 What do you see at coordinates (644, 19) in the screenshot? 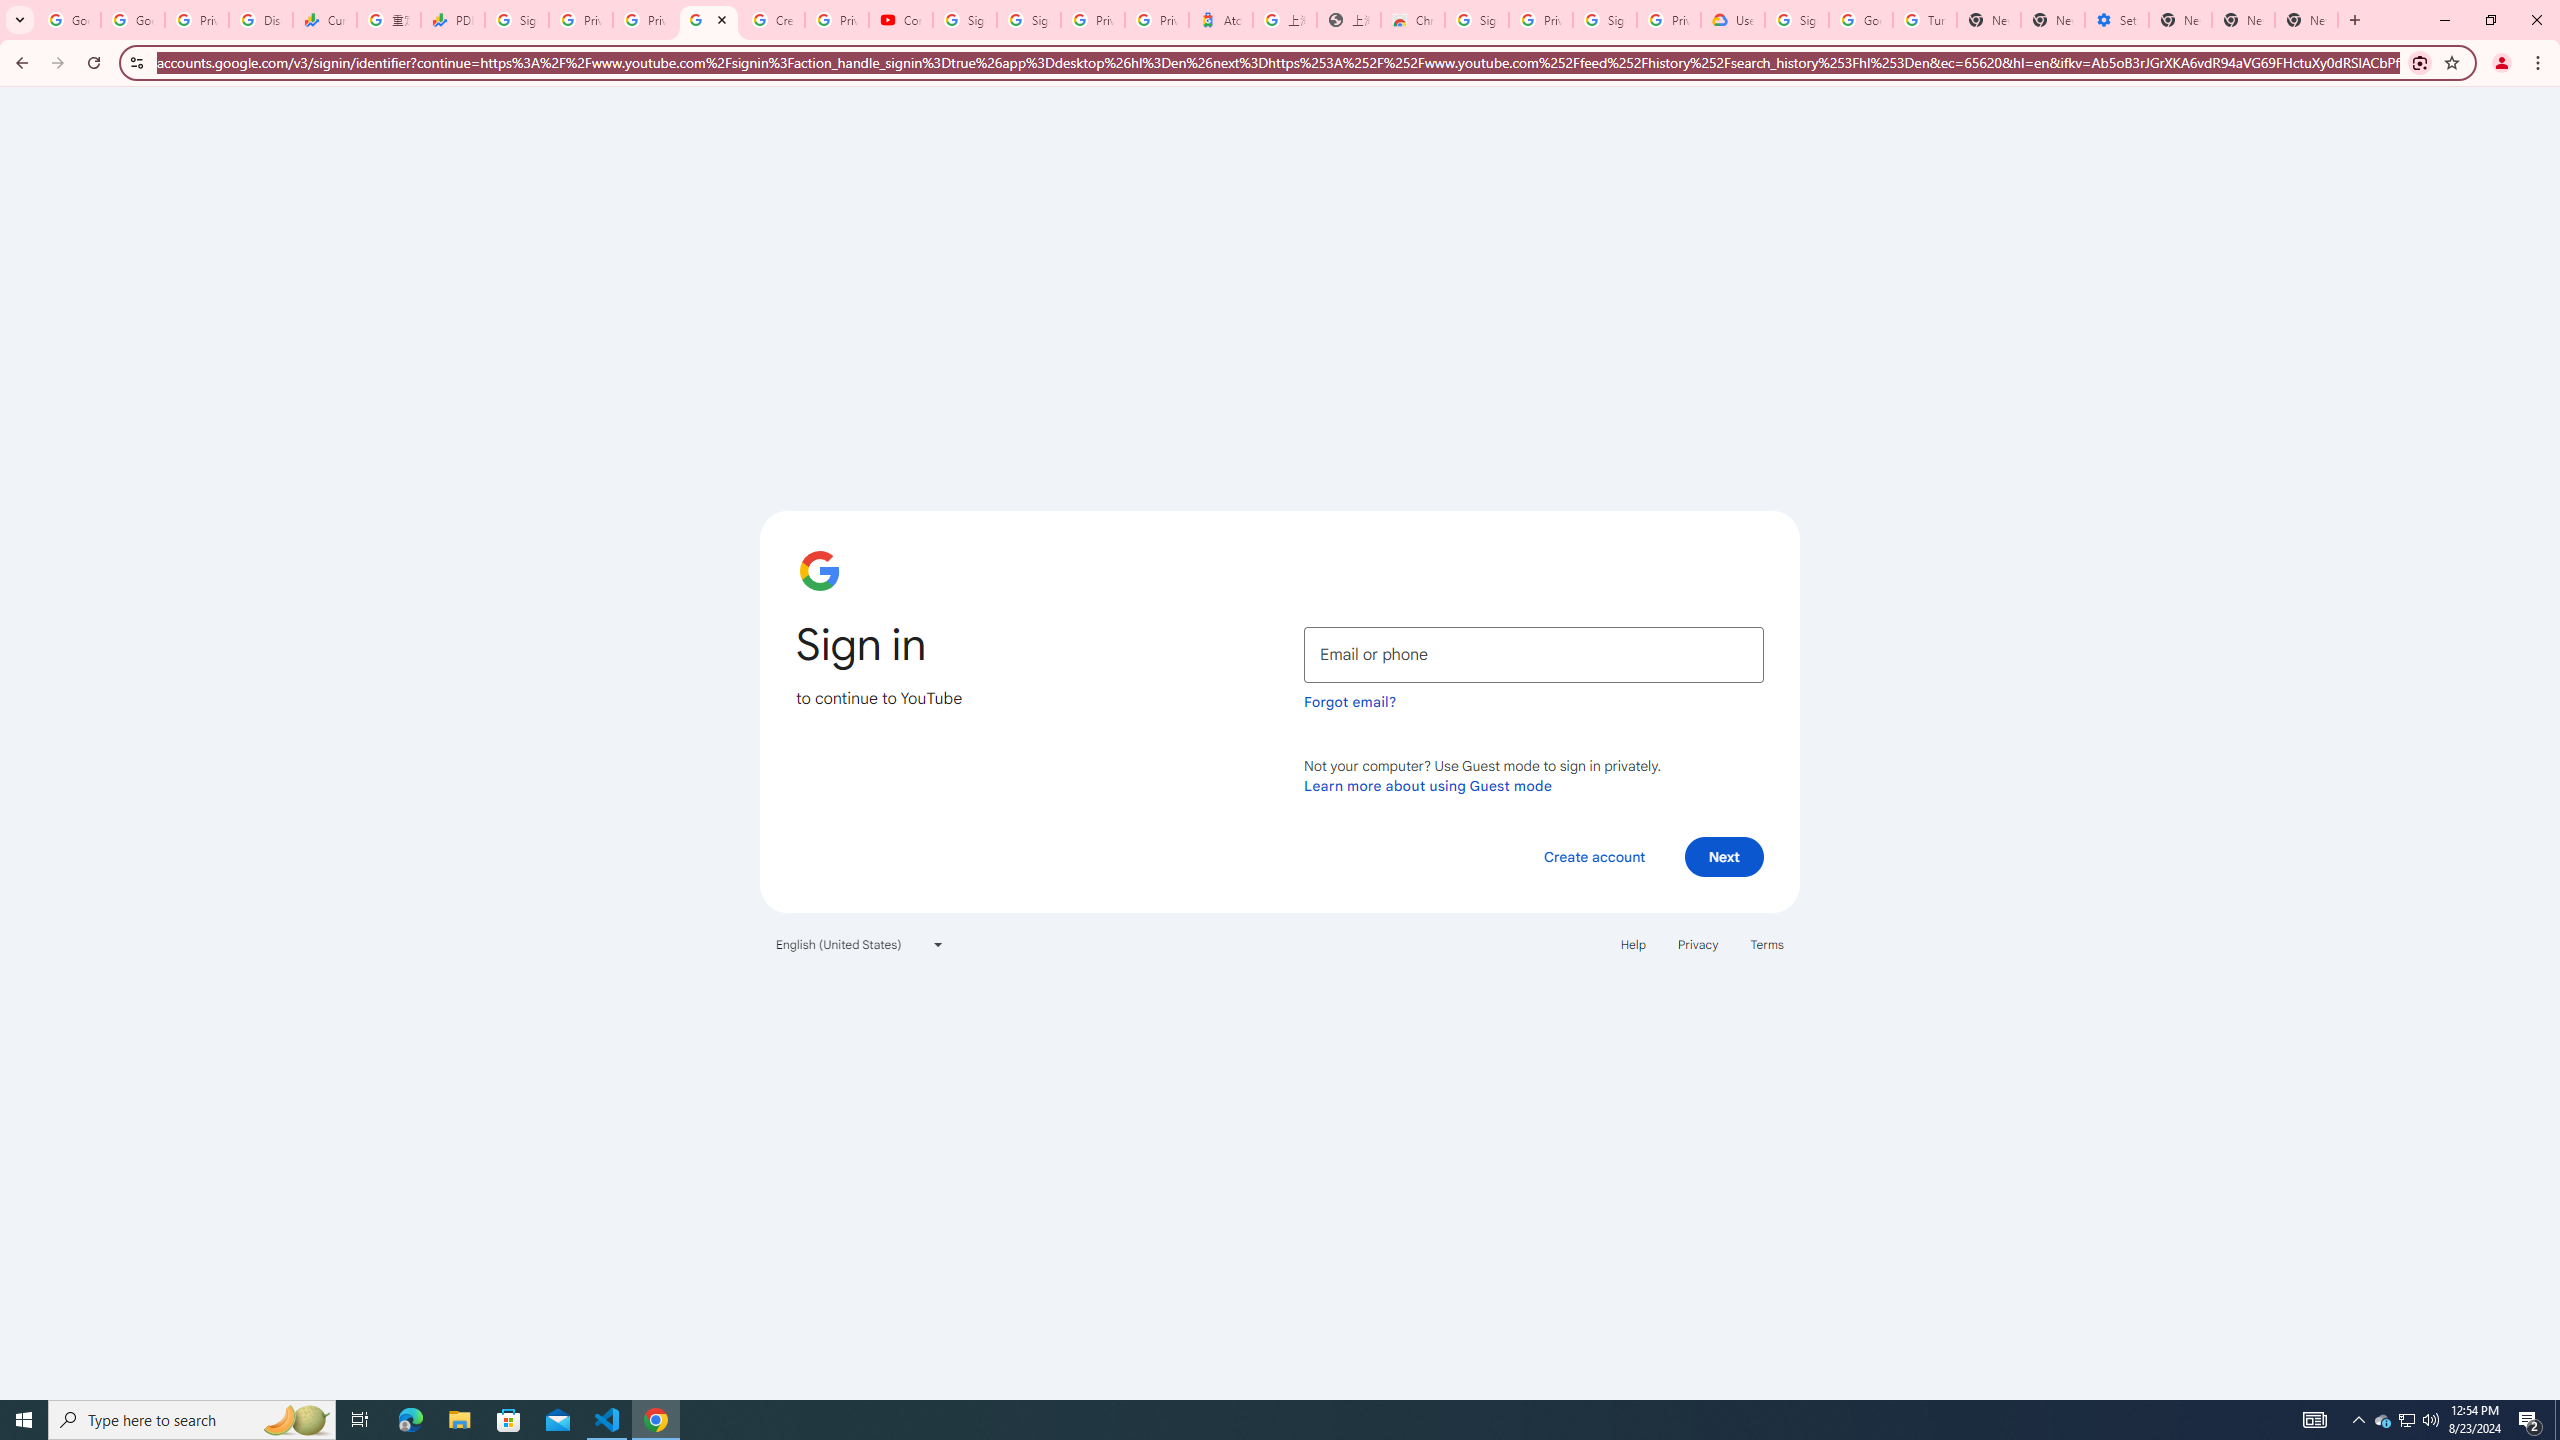
I see `'Privacy Checkup'` at bounding box center [644, 19].